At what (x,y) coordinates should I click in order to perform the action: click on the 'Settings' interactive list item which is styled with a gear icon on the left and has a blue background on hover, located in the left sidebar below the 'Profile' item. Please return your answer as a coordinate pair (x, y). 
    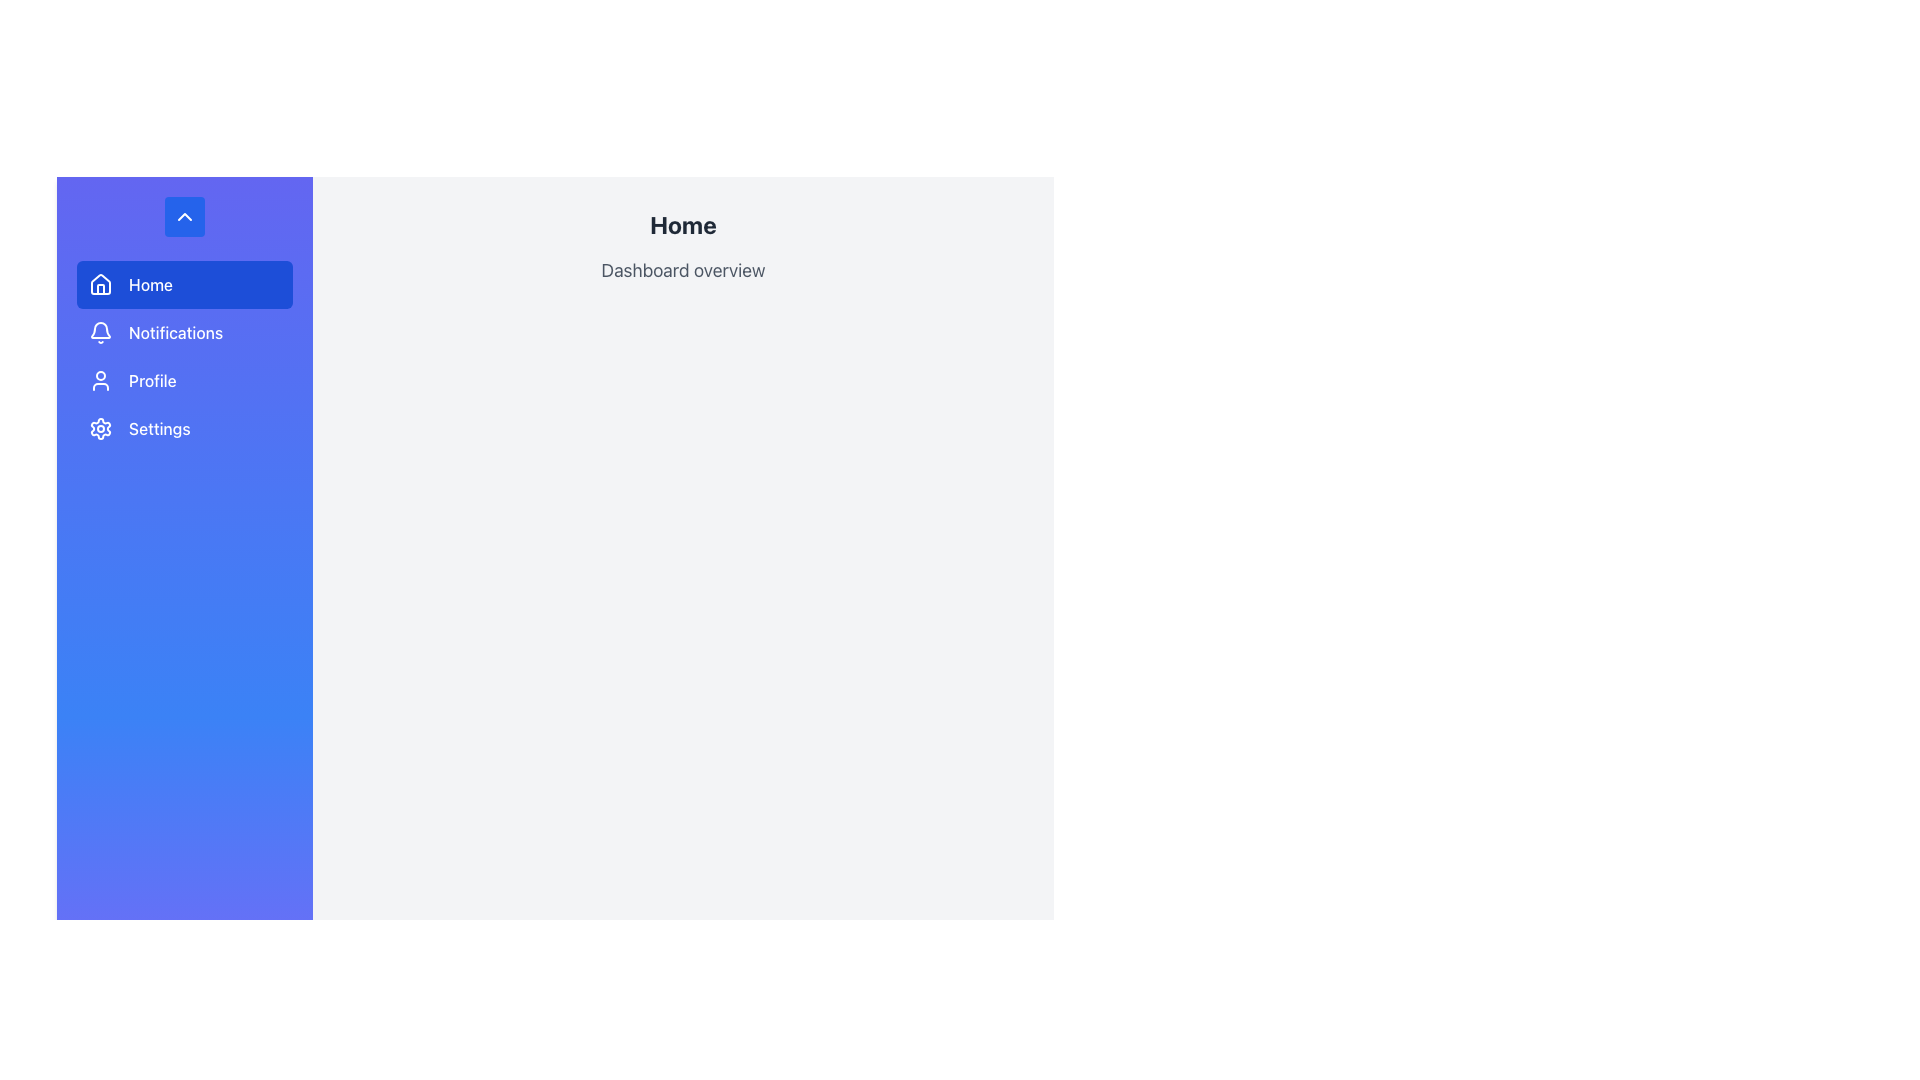
    Looking at the image, I should click on (185, 427).